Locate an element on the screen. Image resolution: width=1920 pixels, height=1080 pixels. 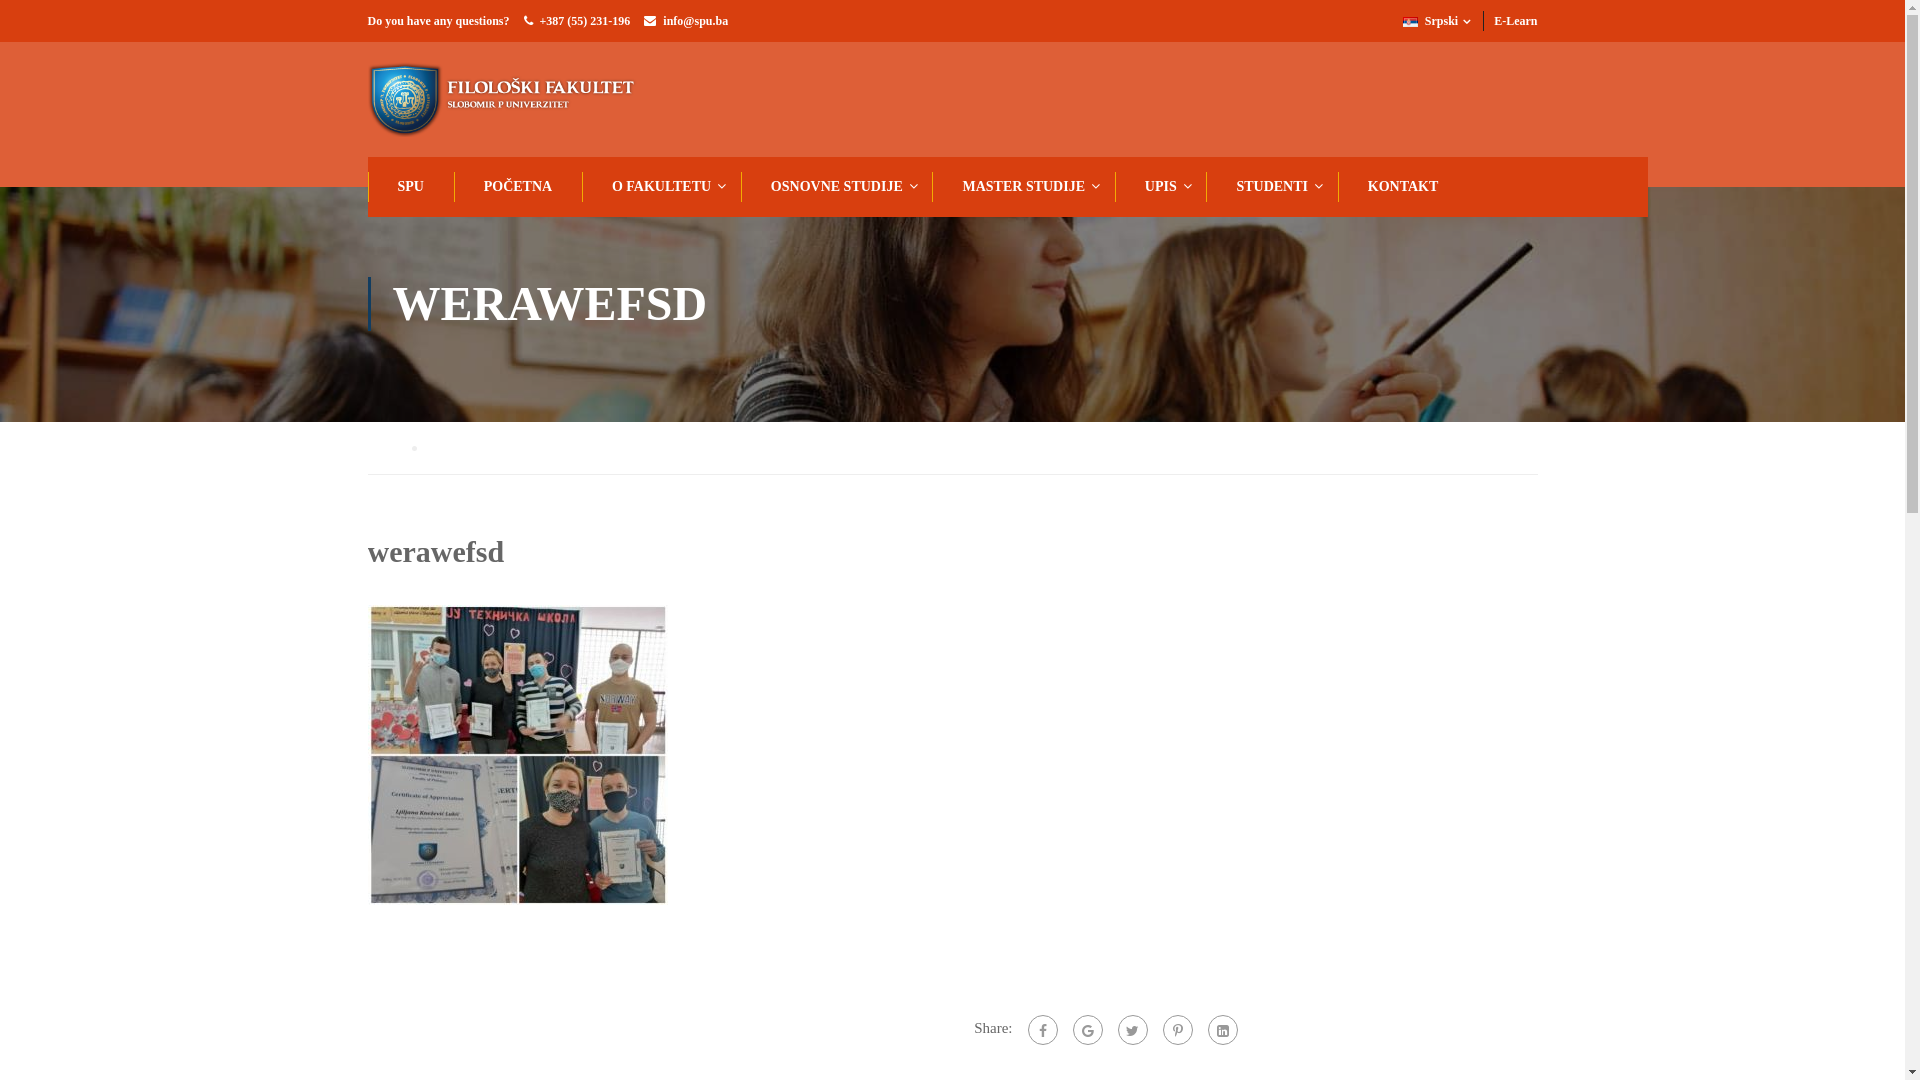
'Google Plus' is located at coordinates (1085, 1029).